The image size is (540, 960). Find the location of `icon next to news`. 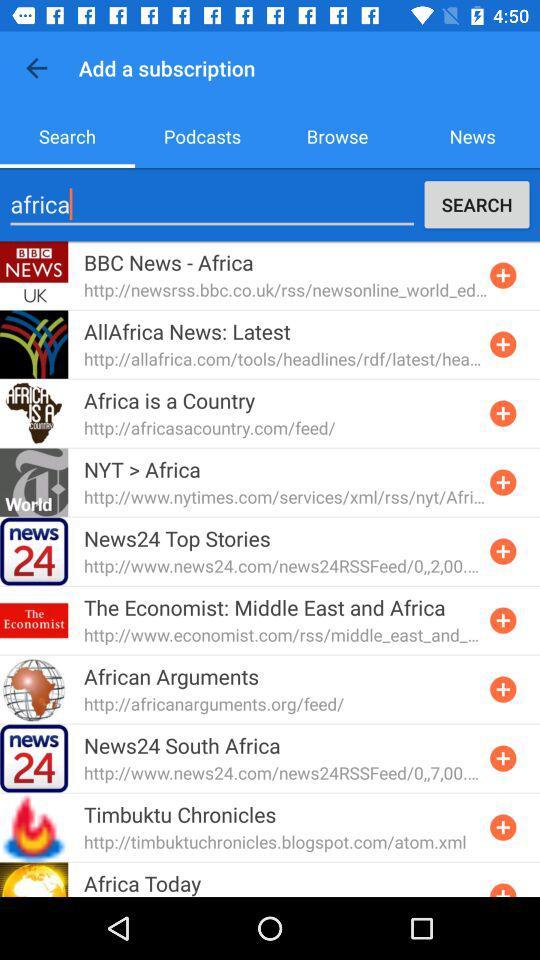

icon next to news is located at coordinates (337, 135).